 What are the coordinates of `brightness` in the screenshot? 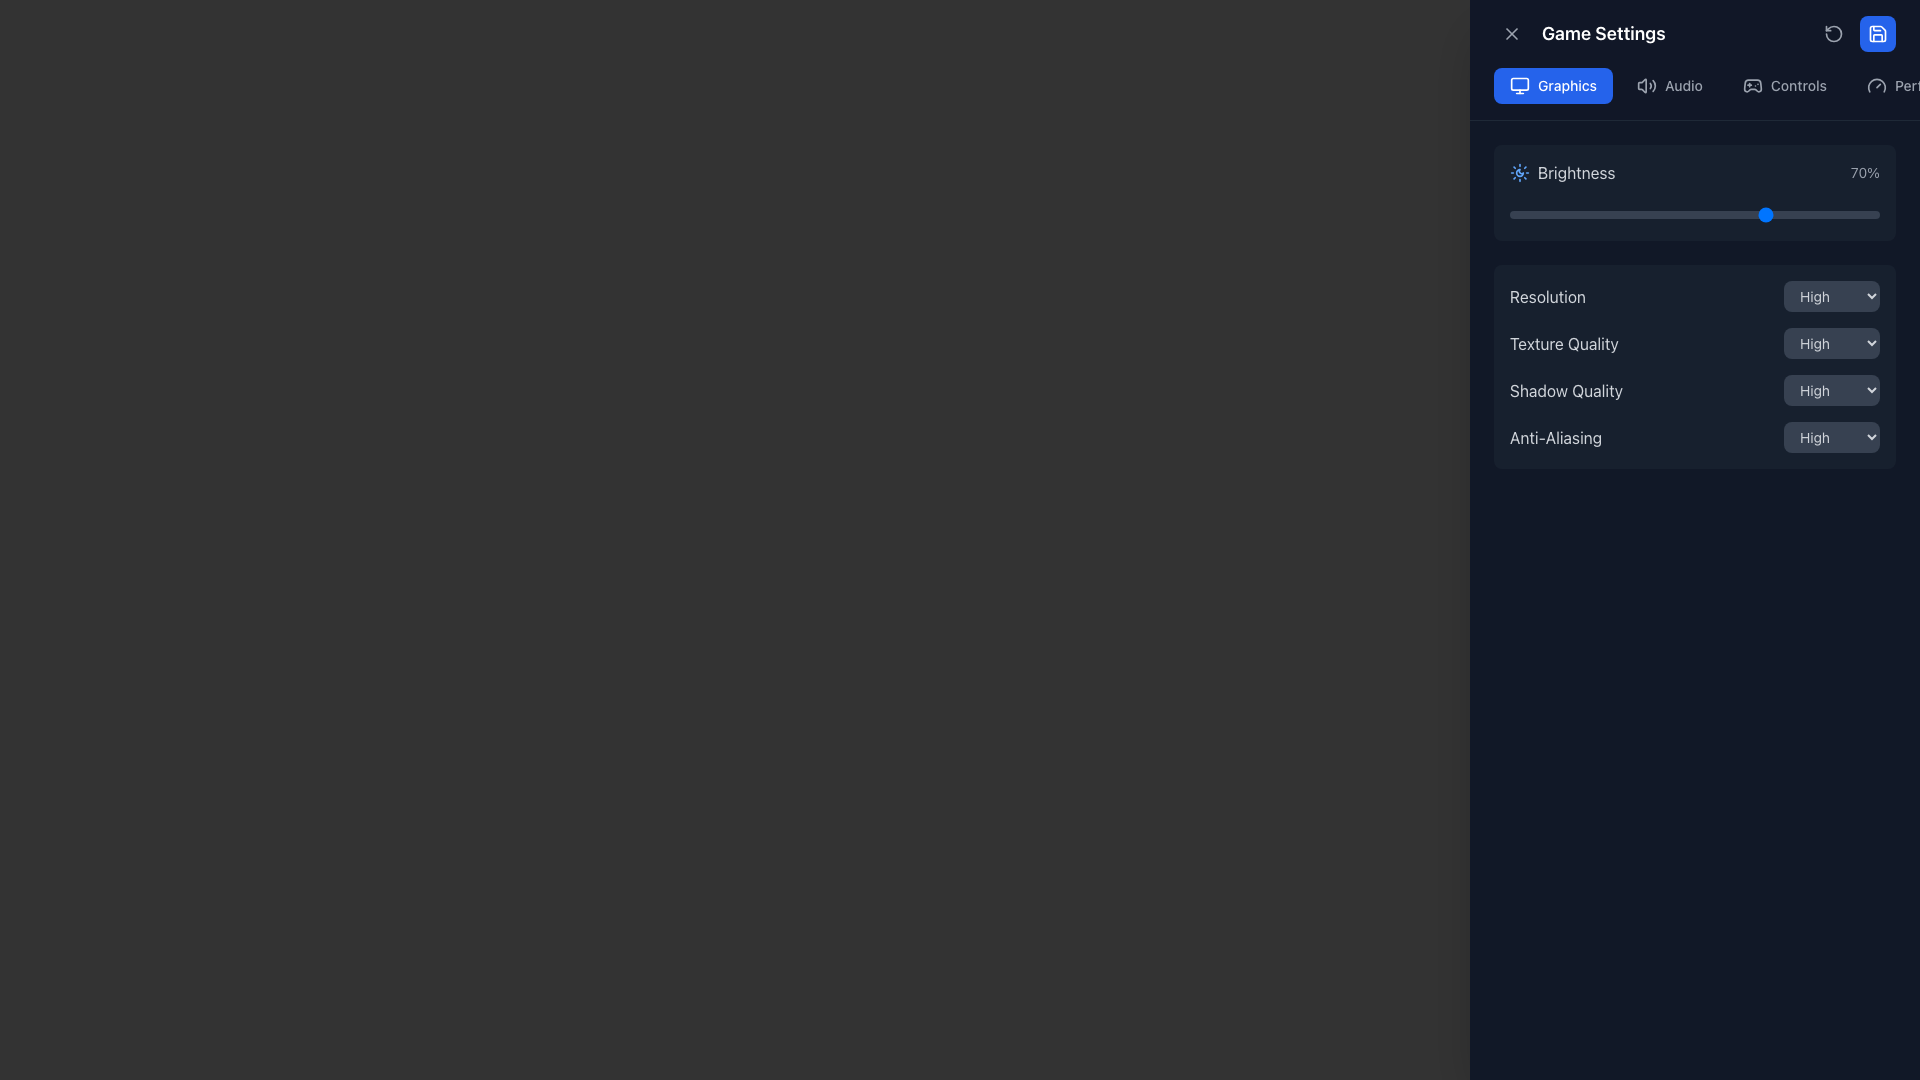 It's located at (1753, 215).